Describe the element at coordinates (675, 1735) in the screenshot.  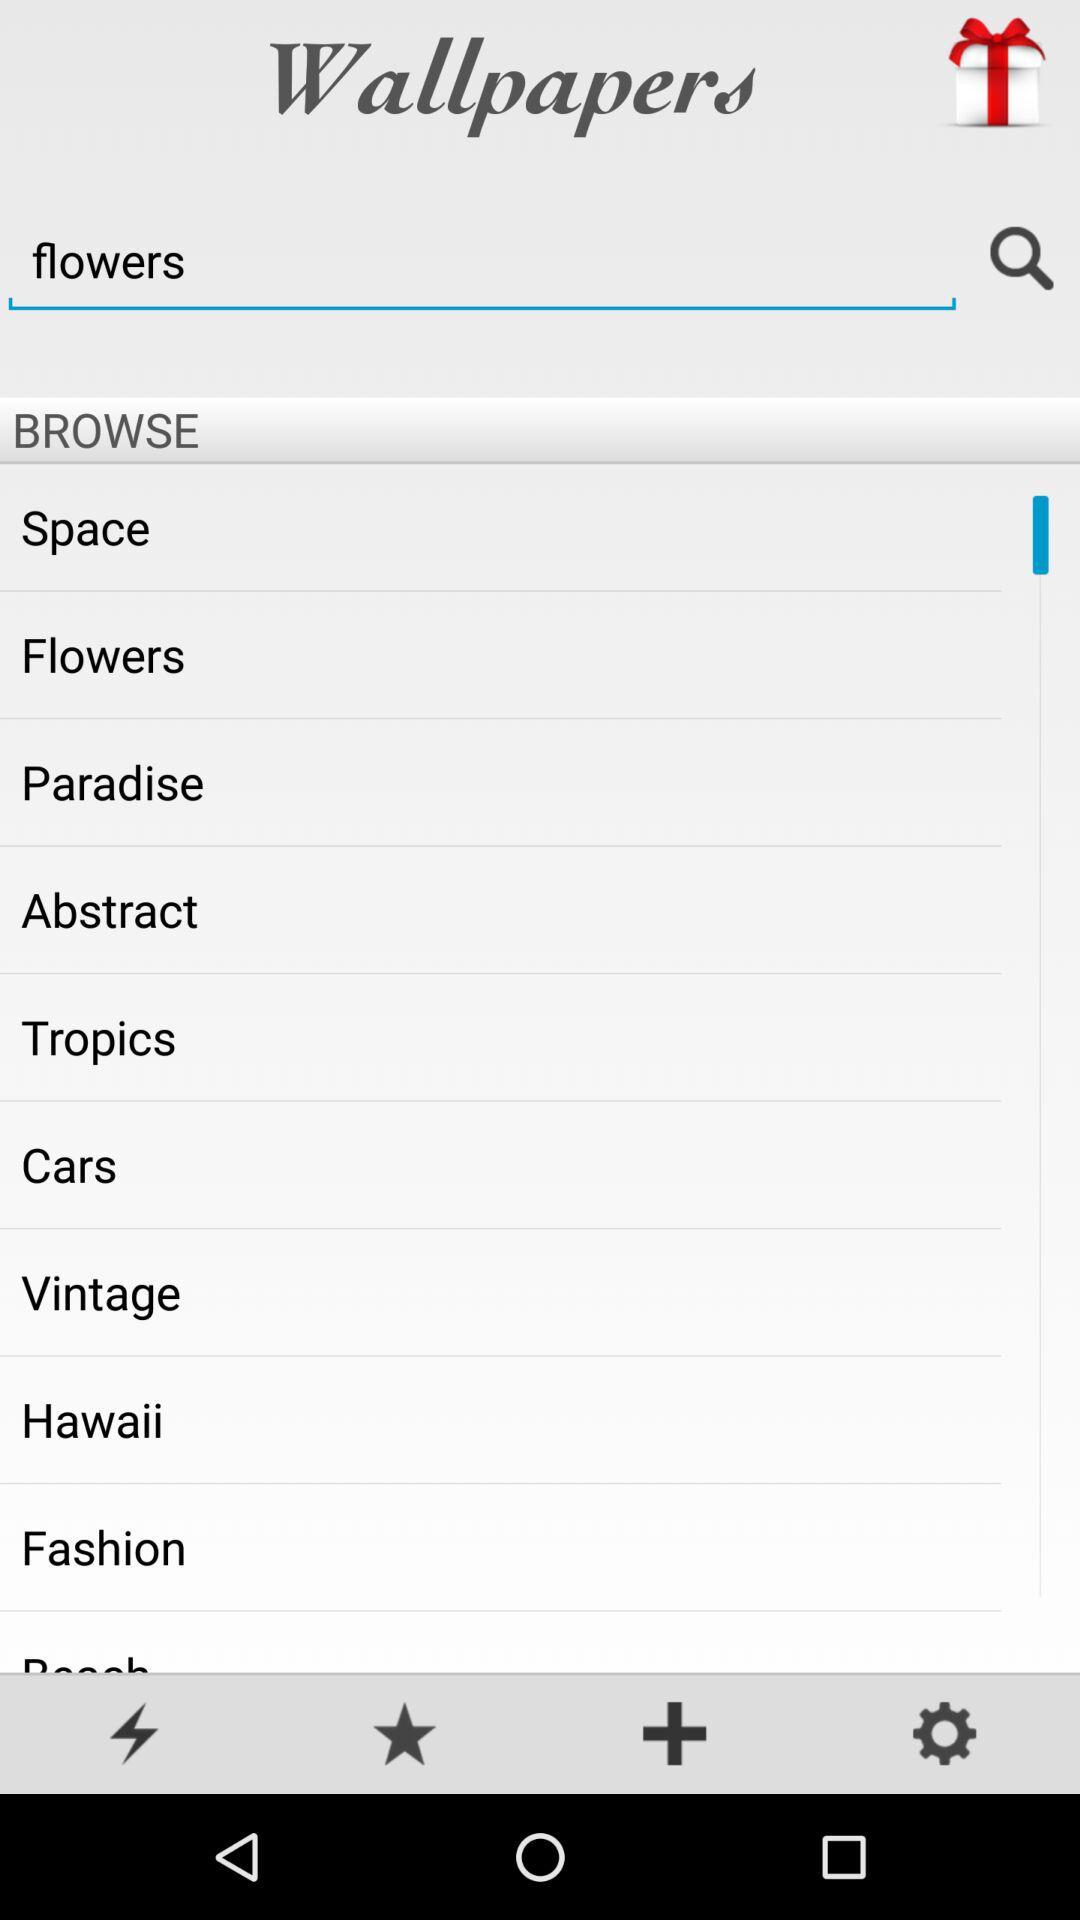
I see `see more options` at that location.